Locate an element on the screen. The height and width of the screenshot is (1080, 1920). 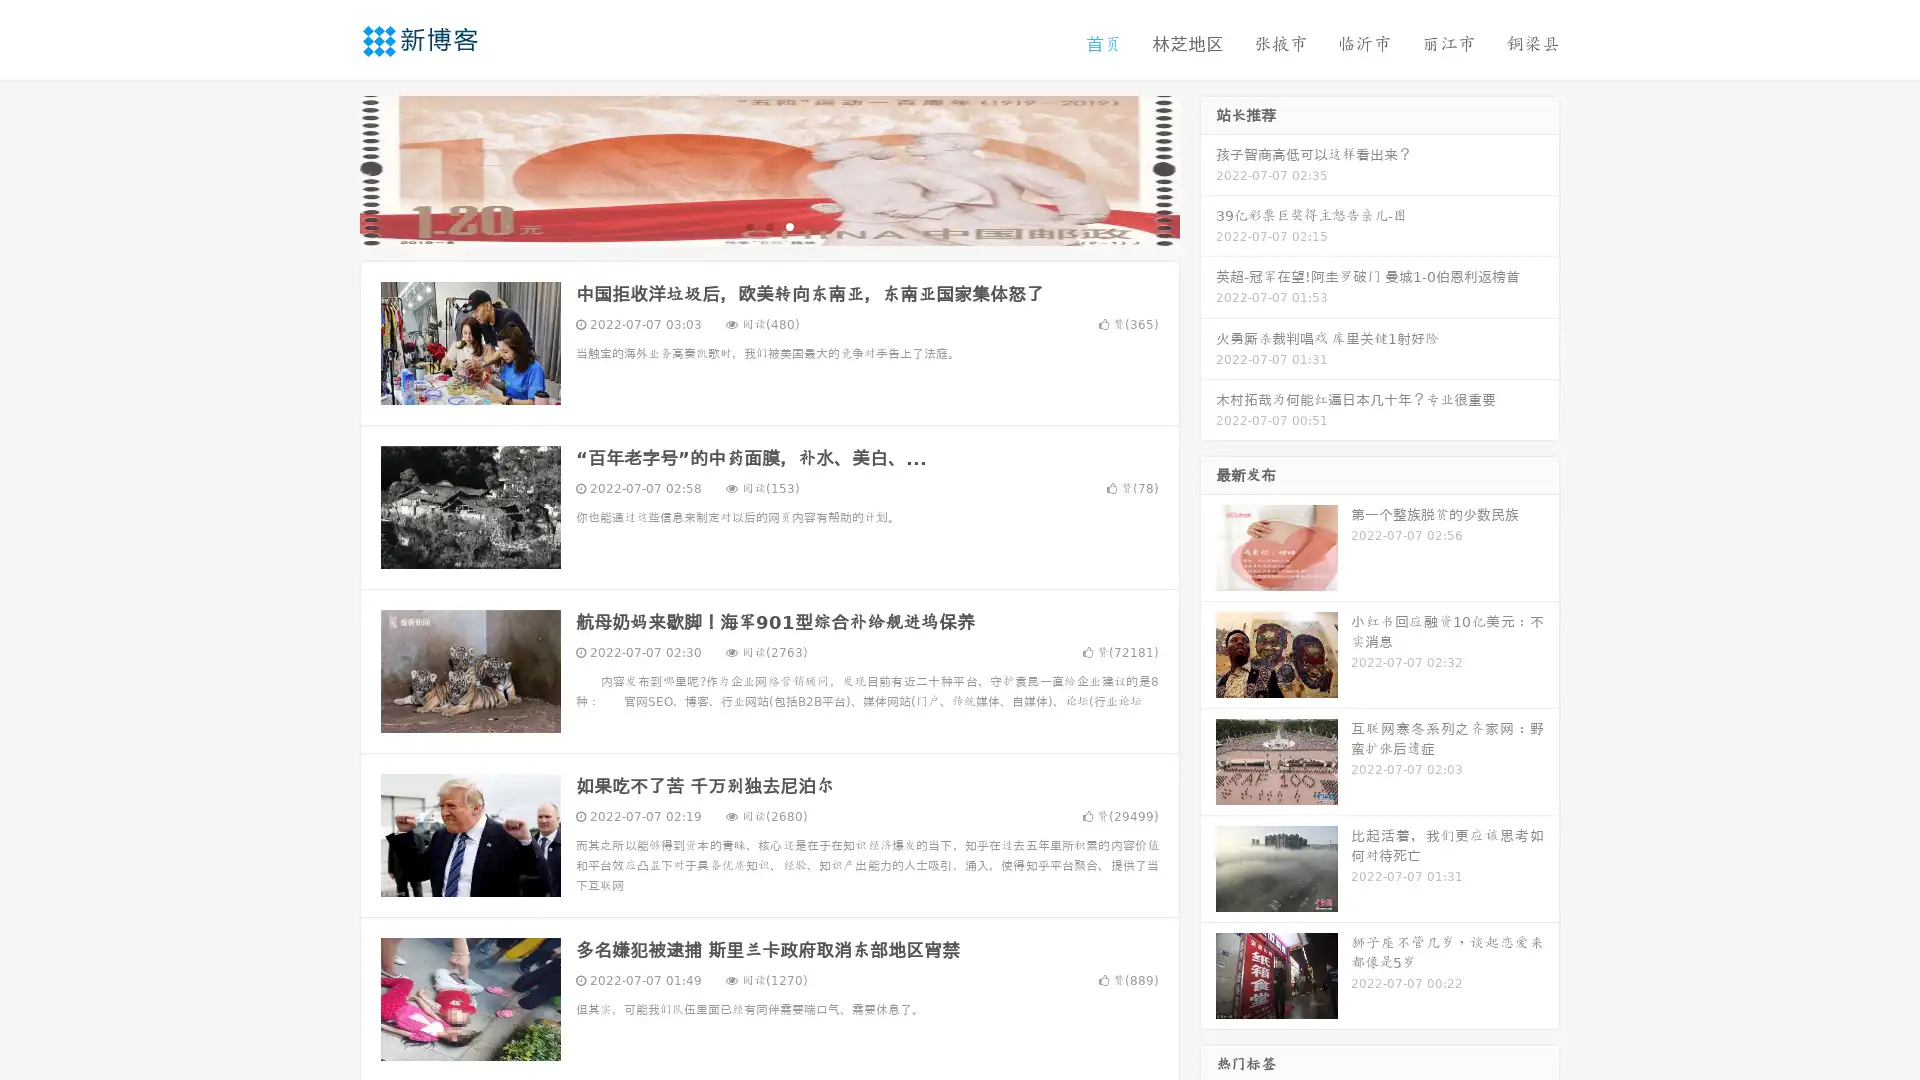
Go to slide 2 is located at coordinates (768, 225).